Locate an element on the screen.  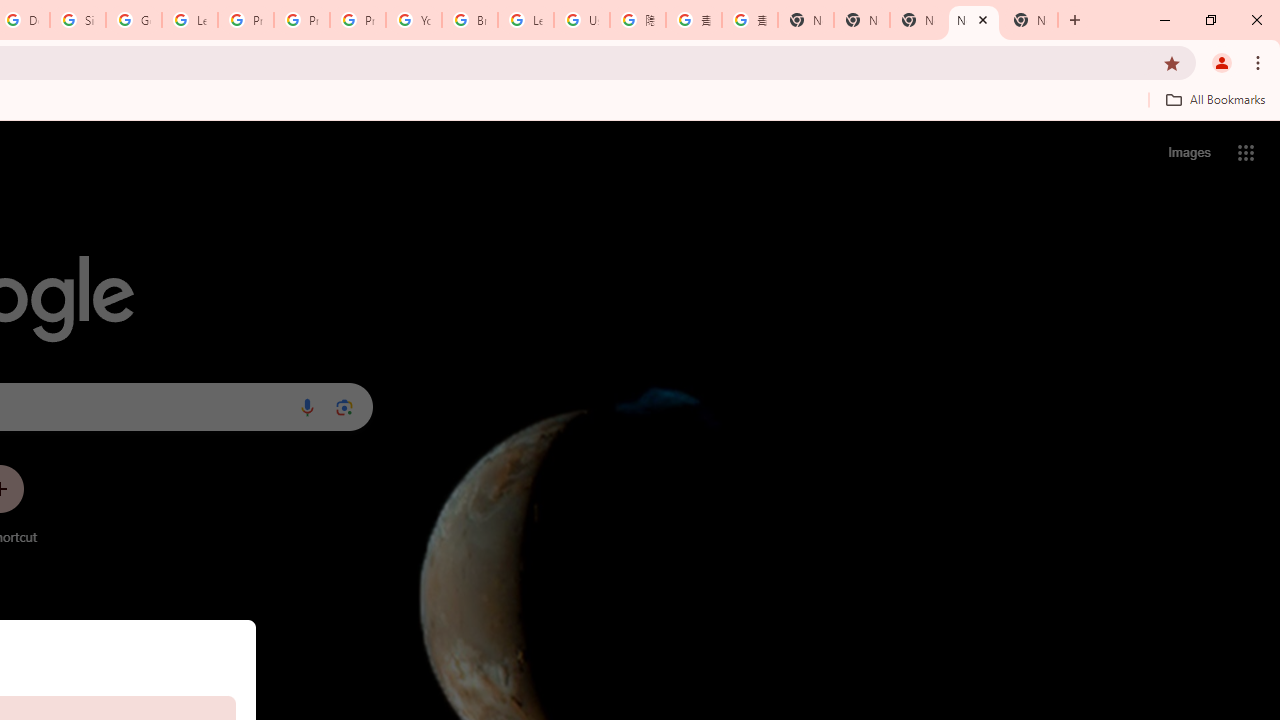
'New Tab' is located at coordinates (1030, 20).